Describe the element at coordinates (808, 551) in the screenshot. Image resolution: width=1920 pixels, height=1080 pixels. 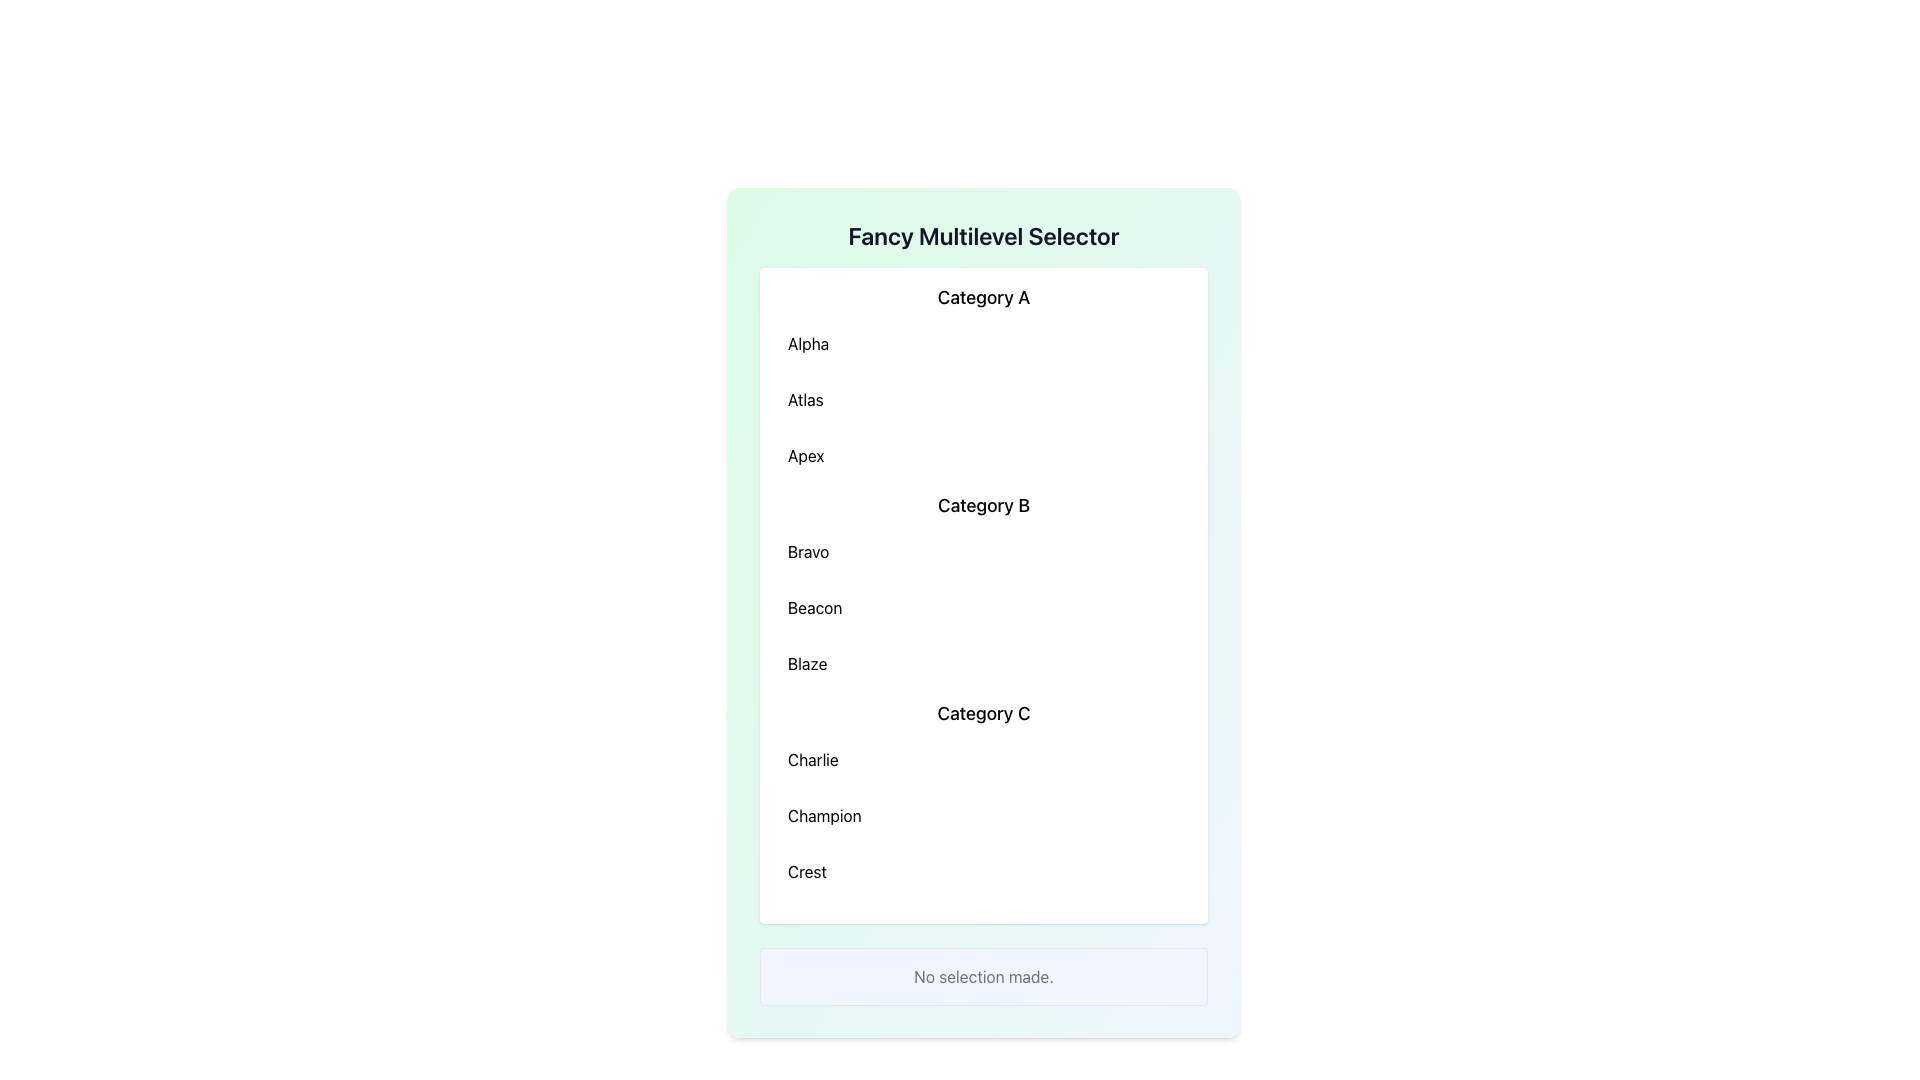
I see `the first selectable item labeled 'Bravo' in the multi-level selector interface under 'Category B'` at that location.